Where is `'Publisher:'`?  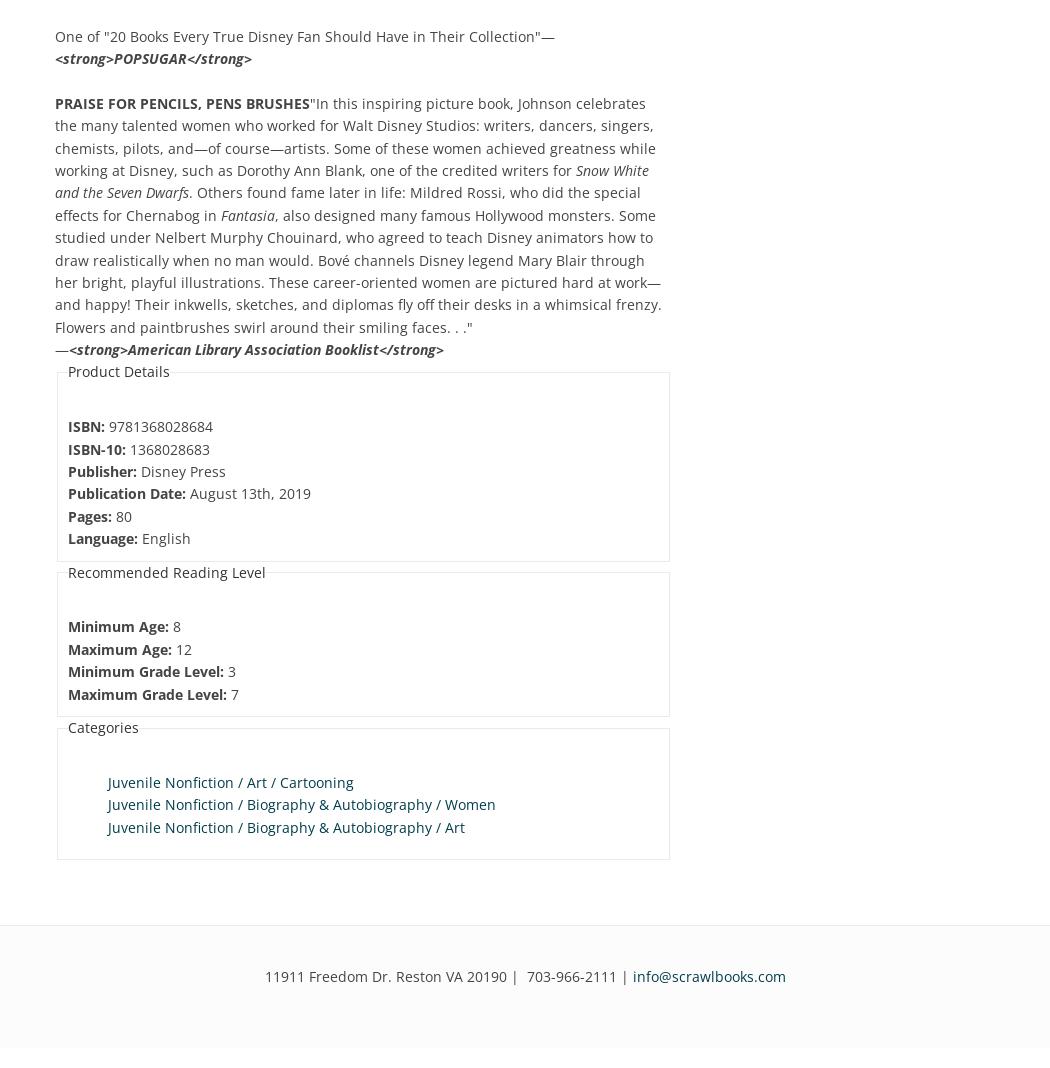
'Publisher:' is located at coordinates (102, 471).